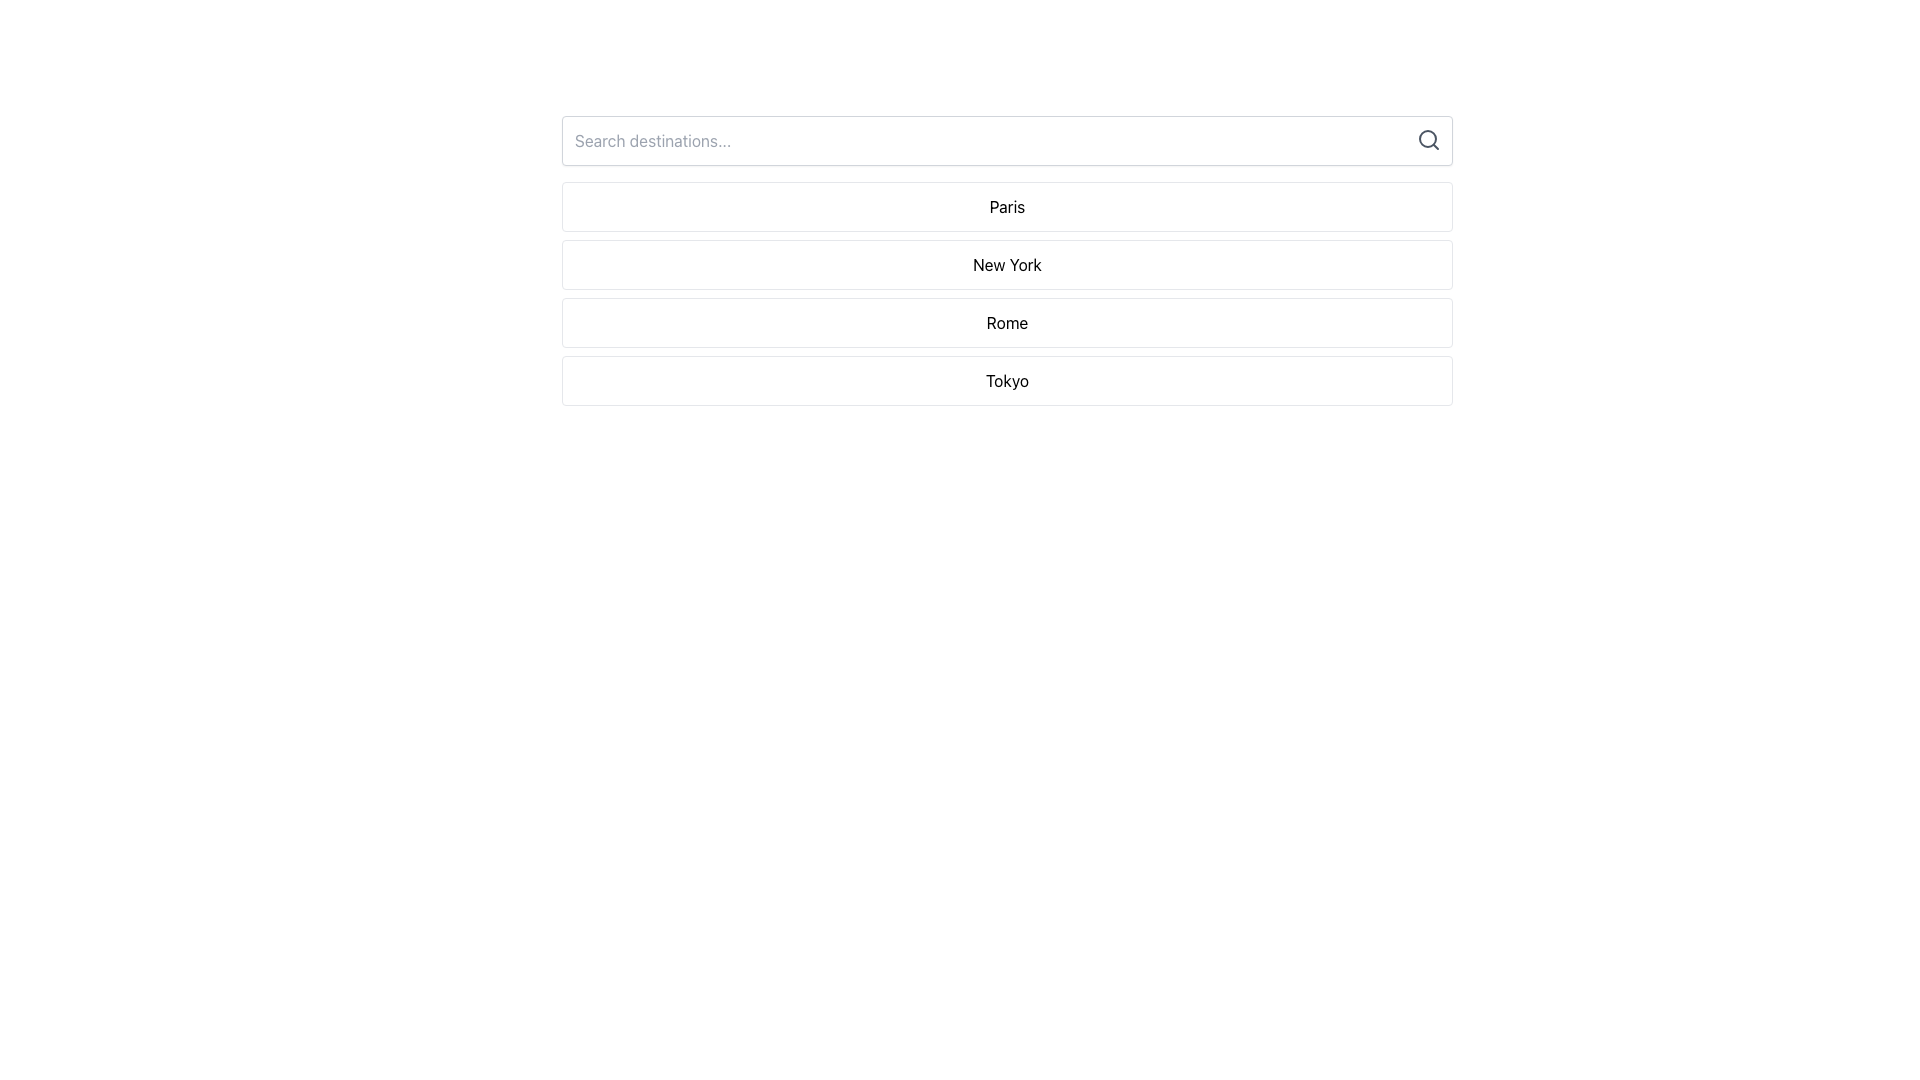 Image resolution: width=1920 pixels, height=1080 pixels. I want to click on the text label representing the city 'New York', which is the second entry in a vertically stacked list inside a bordered rectangle, so click(1007, 264).